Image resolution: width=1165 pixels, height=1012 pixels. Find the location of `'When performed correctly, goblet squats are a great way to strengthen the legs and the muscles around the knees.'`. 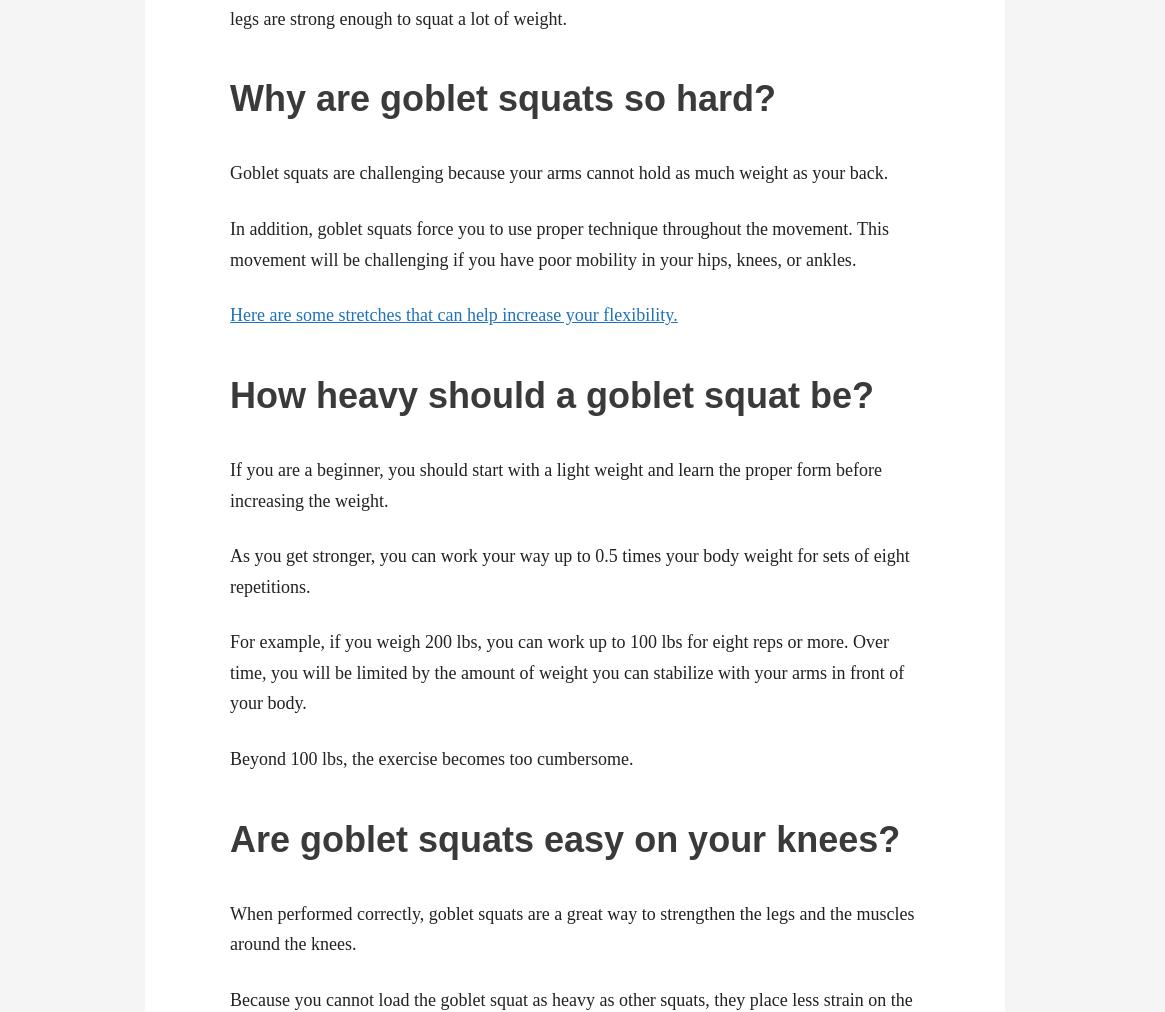

'When performed correctly, goblet squats are a great way to strengthen the legs and the muscles around the knees.' is located at coordinates (572, 928).